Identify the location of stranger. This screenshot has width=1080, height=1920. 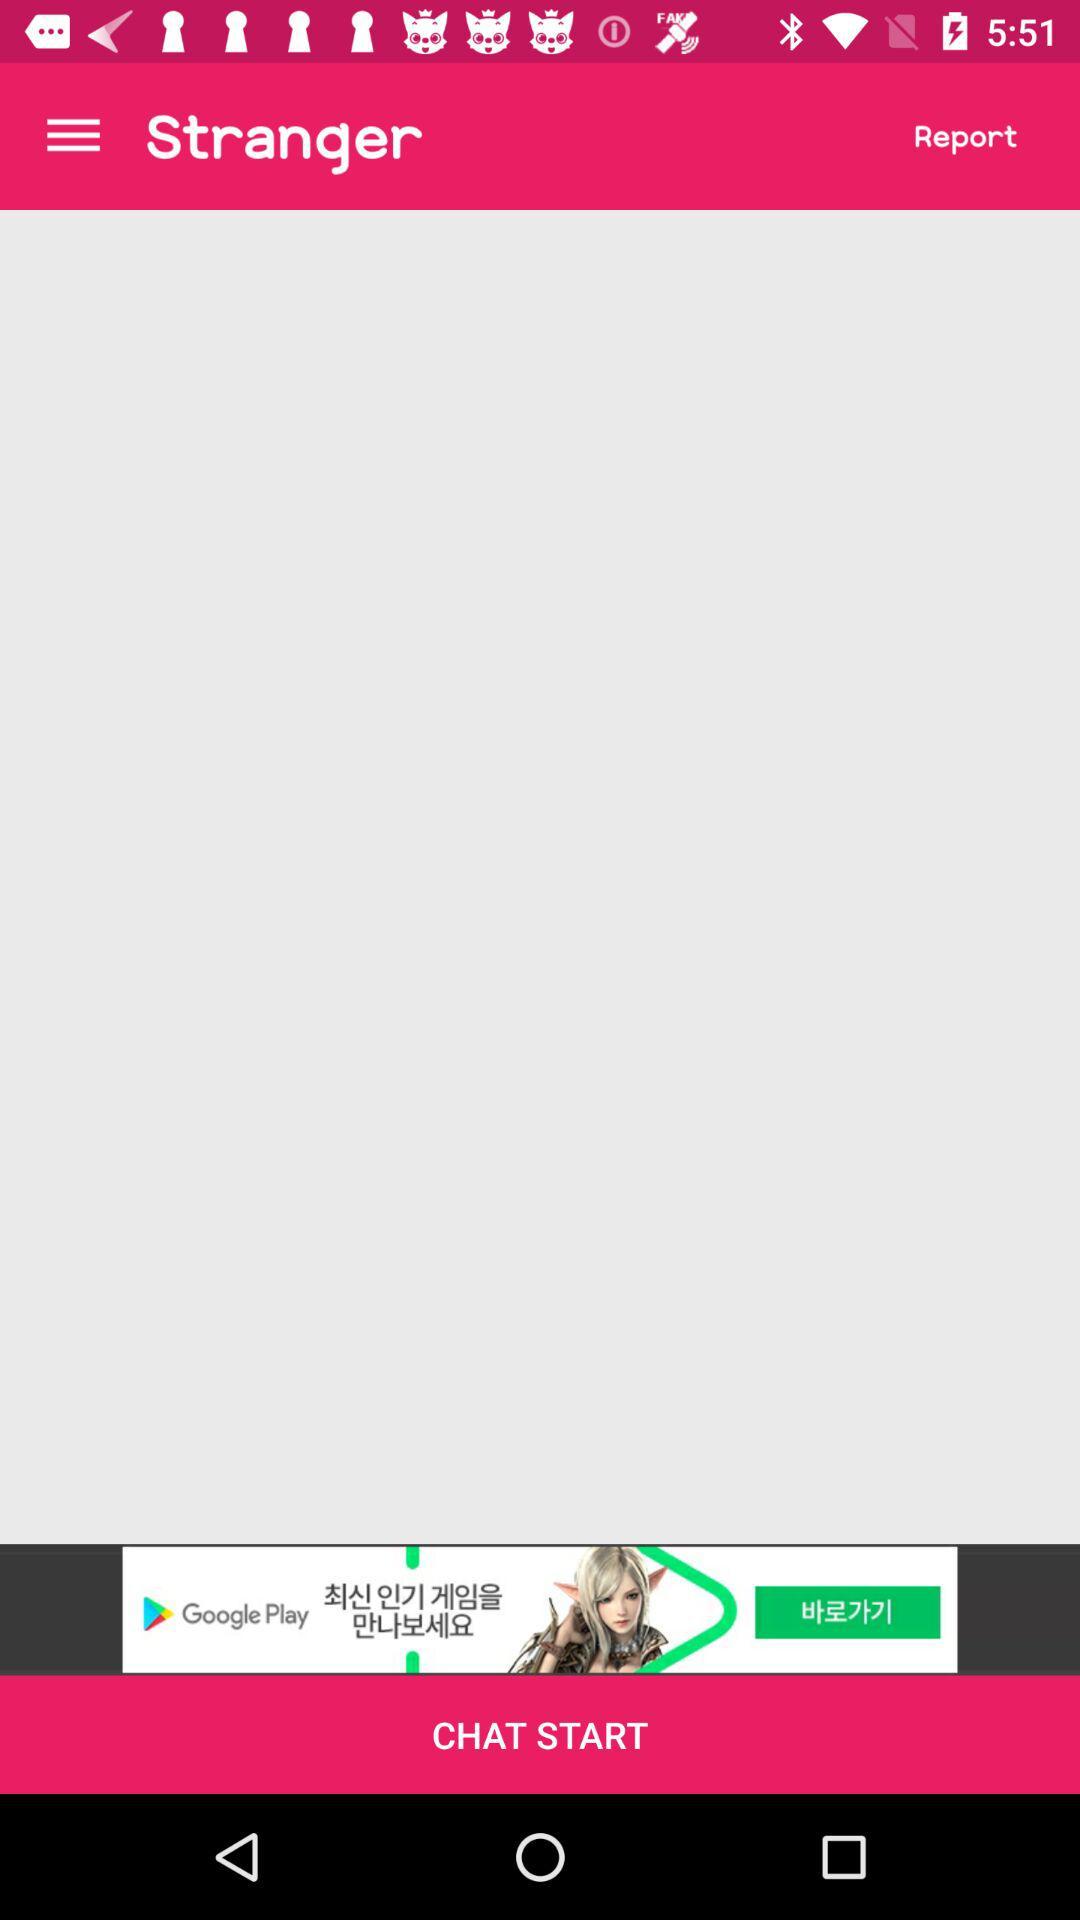
(284, 135).